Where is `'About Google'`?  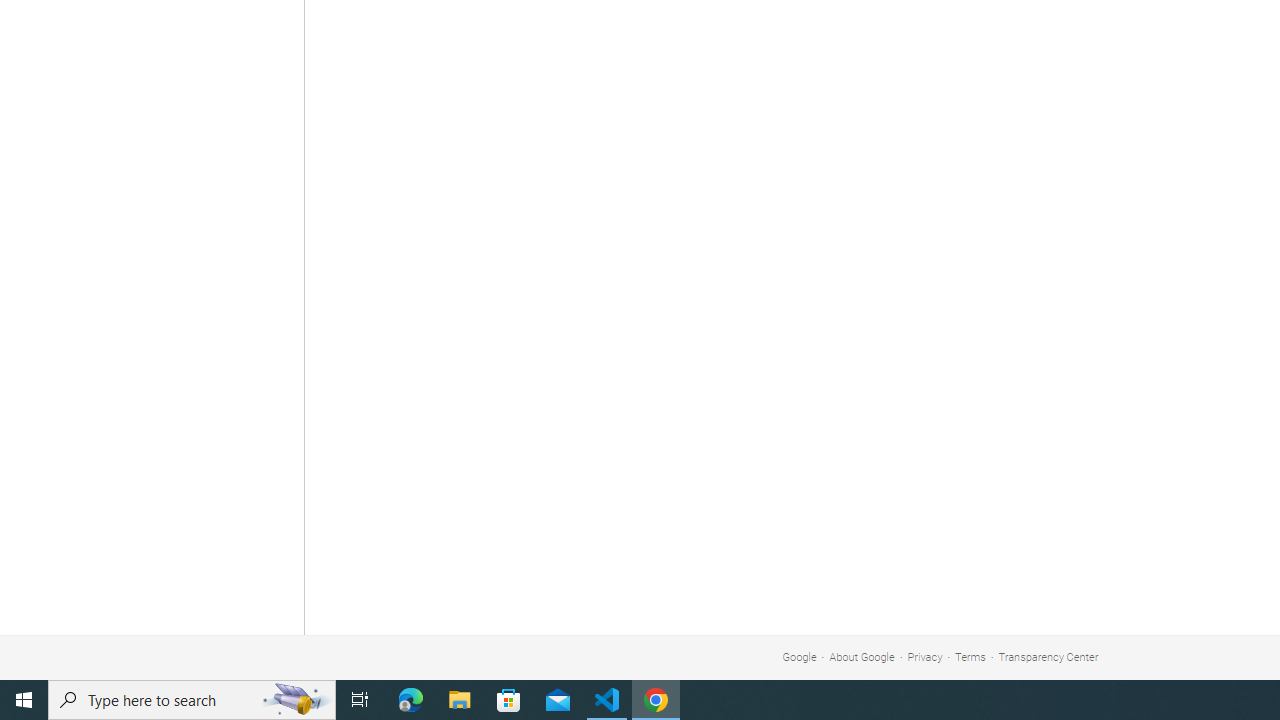
'About Google' is located at coordinates (862, 657).